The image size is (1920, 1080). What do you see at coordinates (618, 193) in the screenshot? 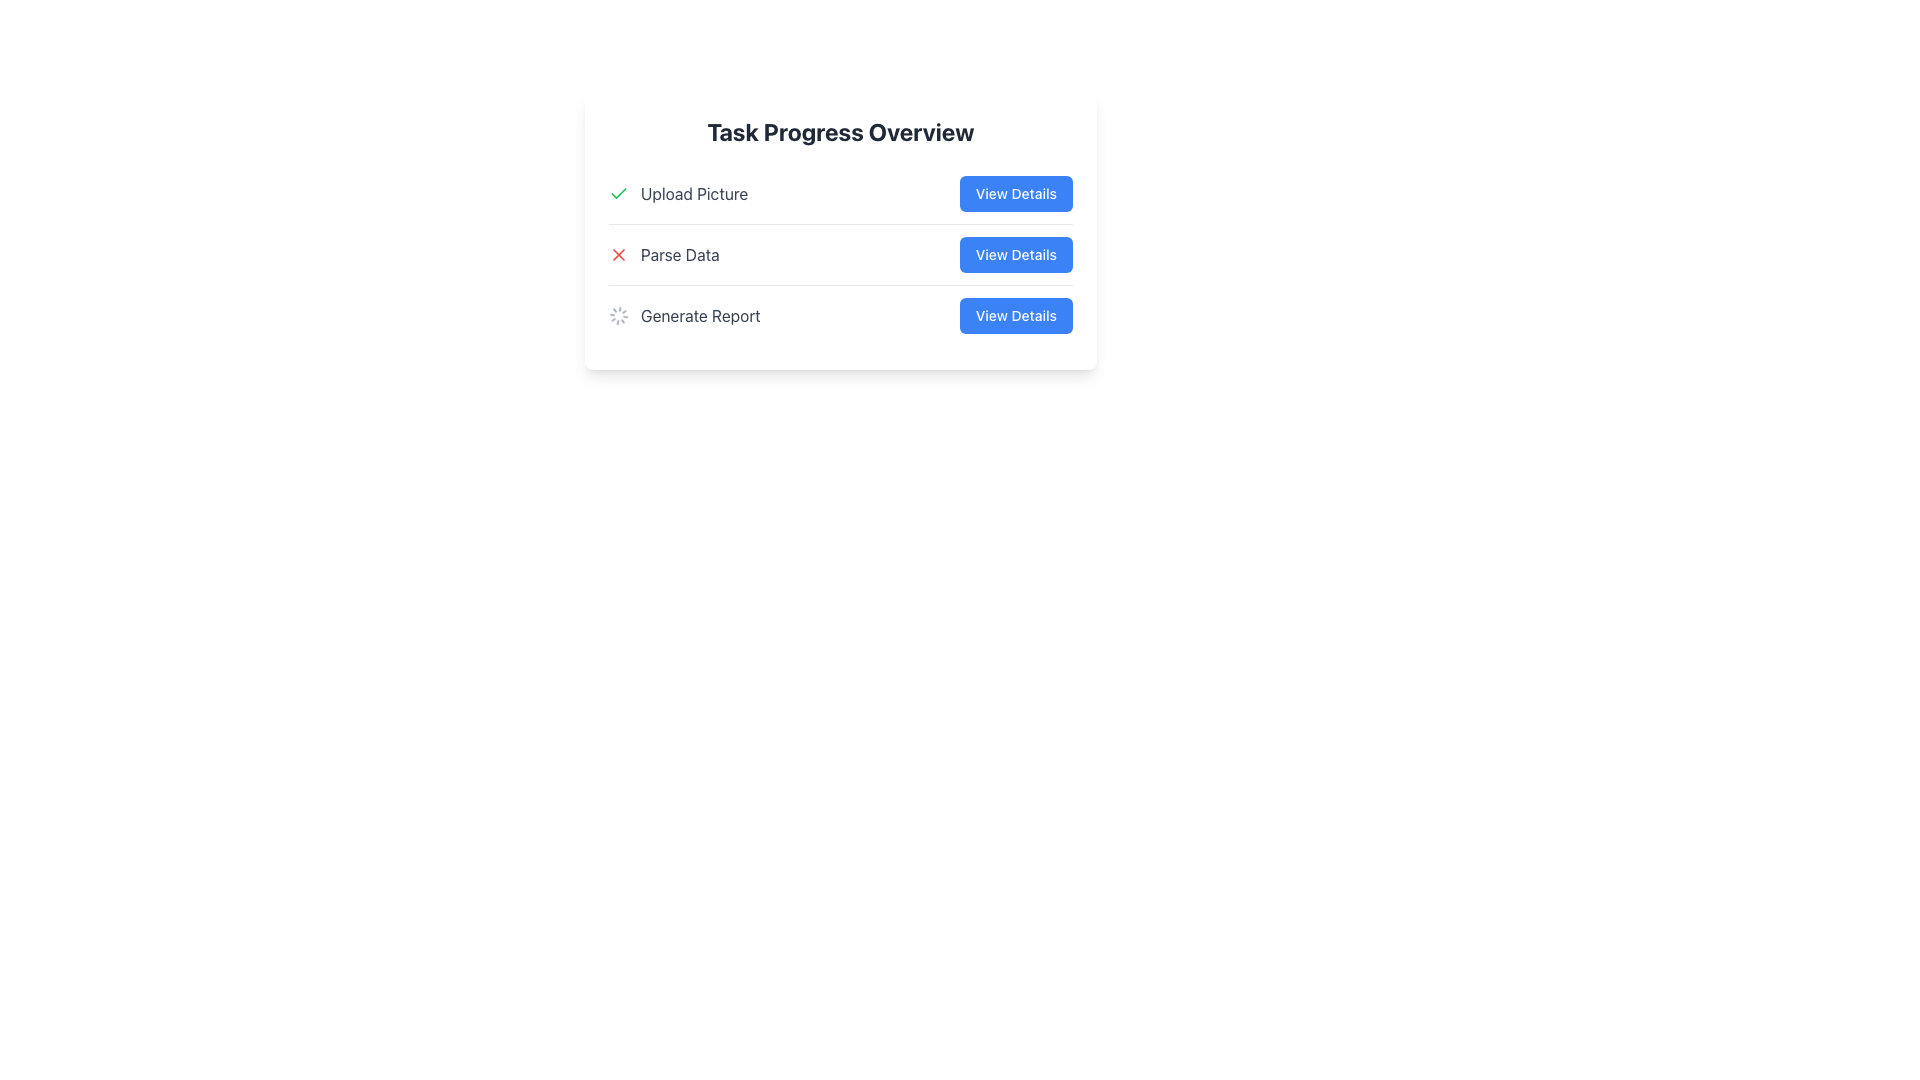
I see `the success indicator icon for the 'Upload Picture' task located in the 'Task Progress Overview' section` at bounding box center [618, 193].